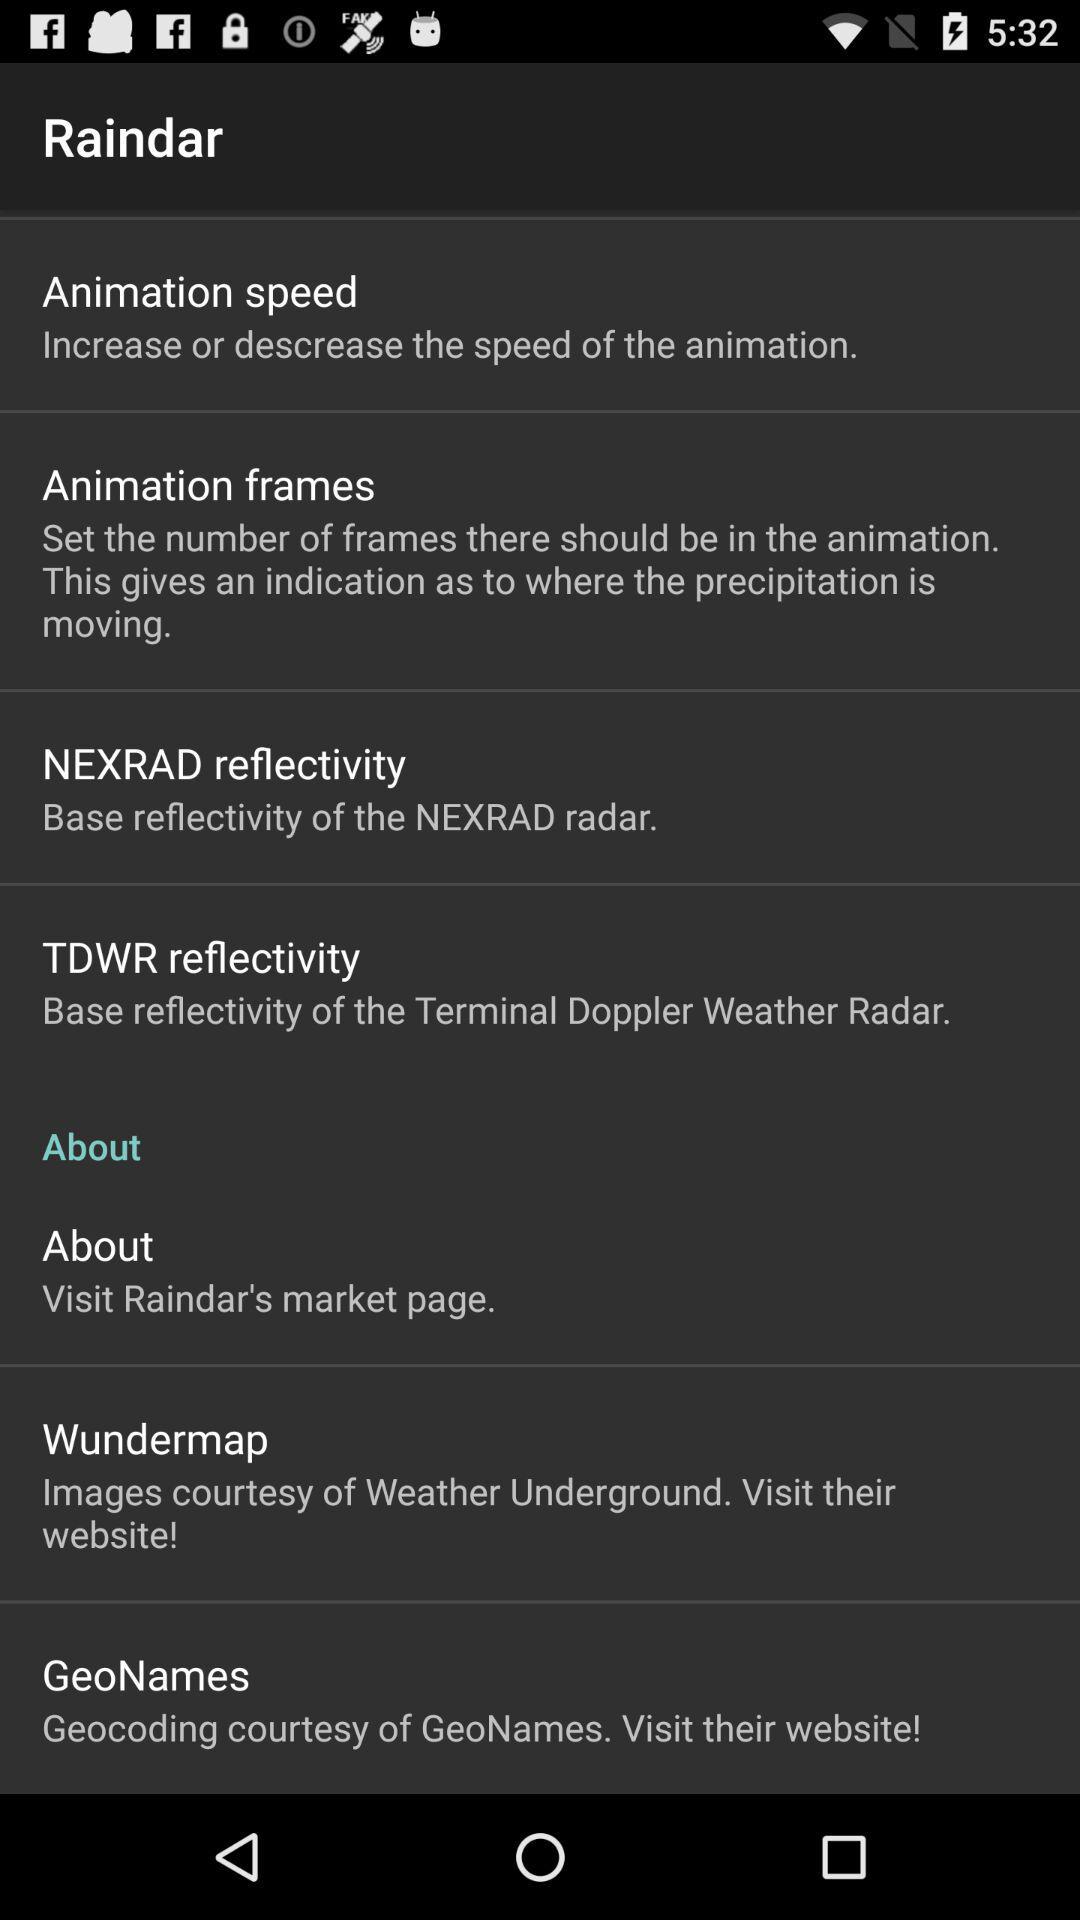 The height and width of the screenshot is (1920, 1080). What do you see at coordinates (268, 1297) in the screenshot?
I see `the icon above the wundermap` at bounding box center [268, 1297].